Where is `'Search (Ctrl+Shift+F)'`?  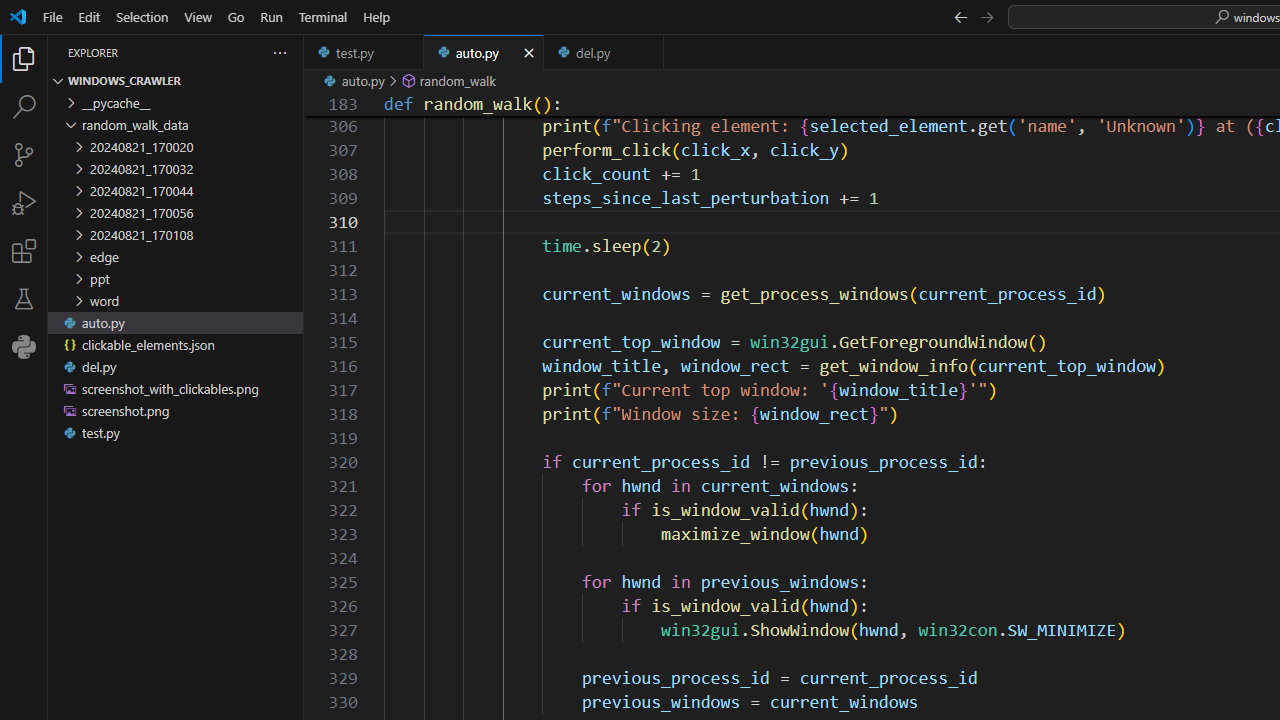
'Search (Ctrl+Shift+F)' is located at coordinates (24, 106).